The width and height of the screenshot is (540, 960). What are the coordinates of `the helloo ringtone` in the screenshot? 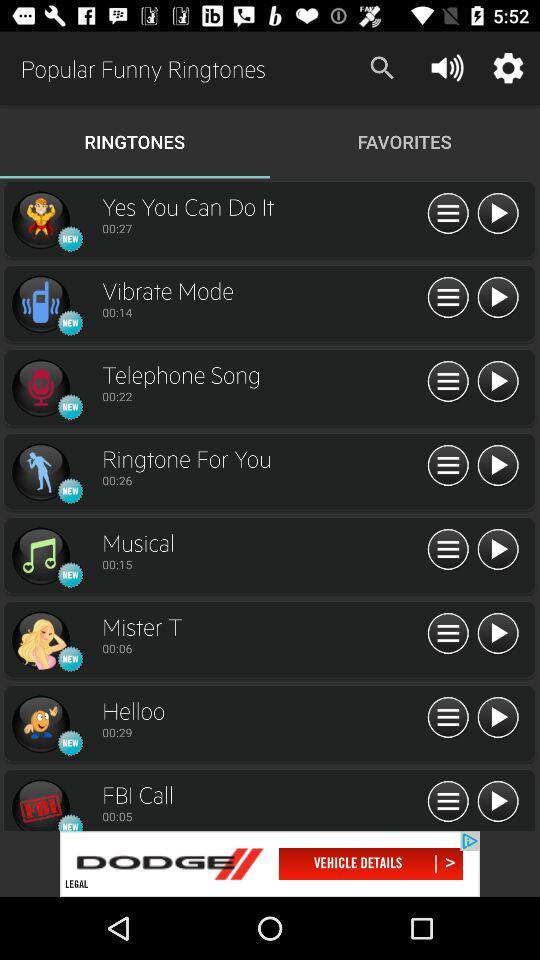 It's located at (40, 723).